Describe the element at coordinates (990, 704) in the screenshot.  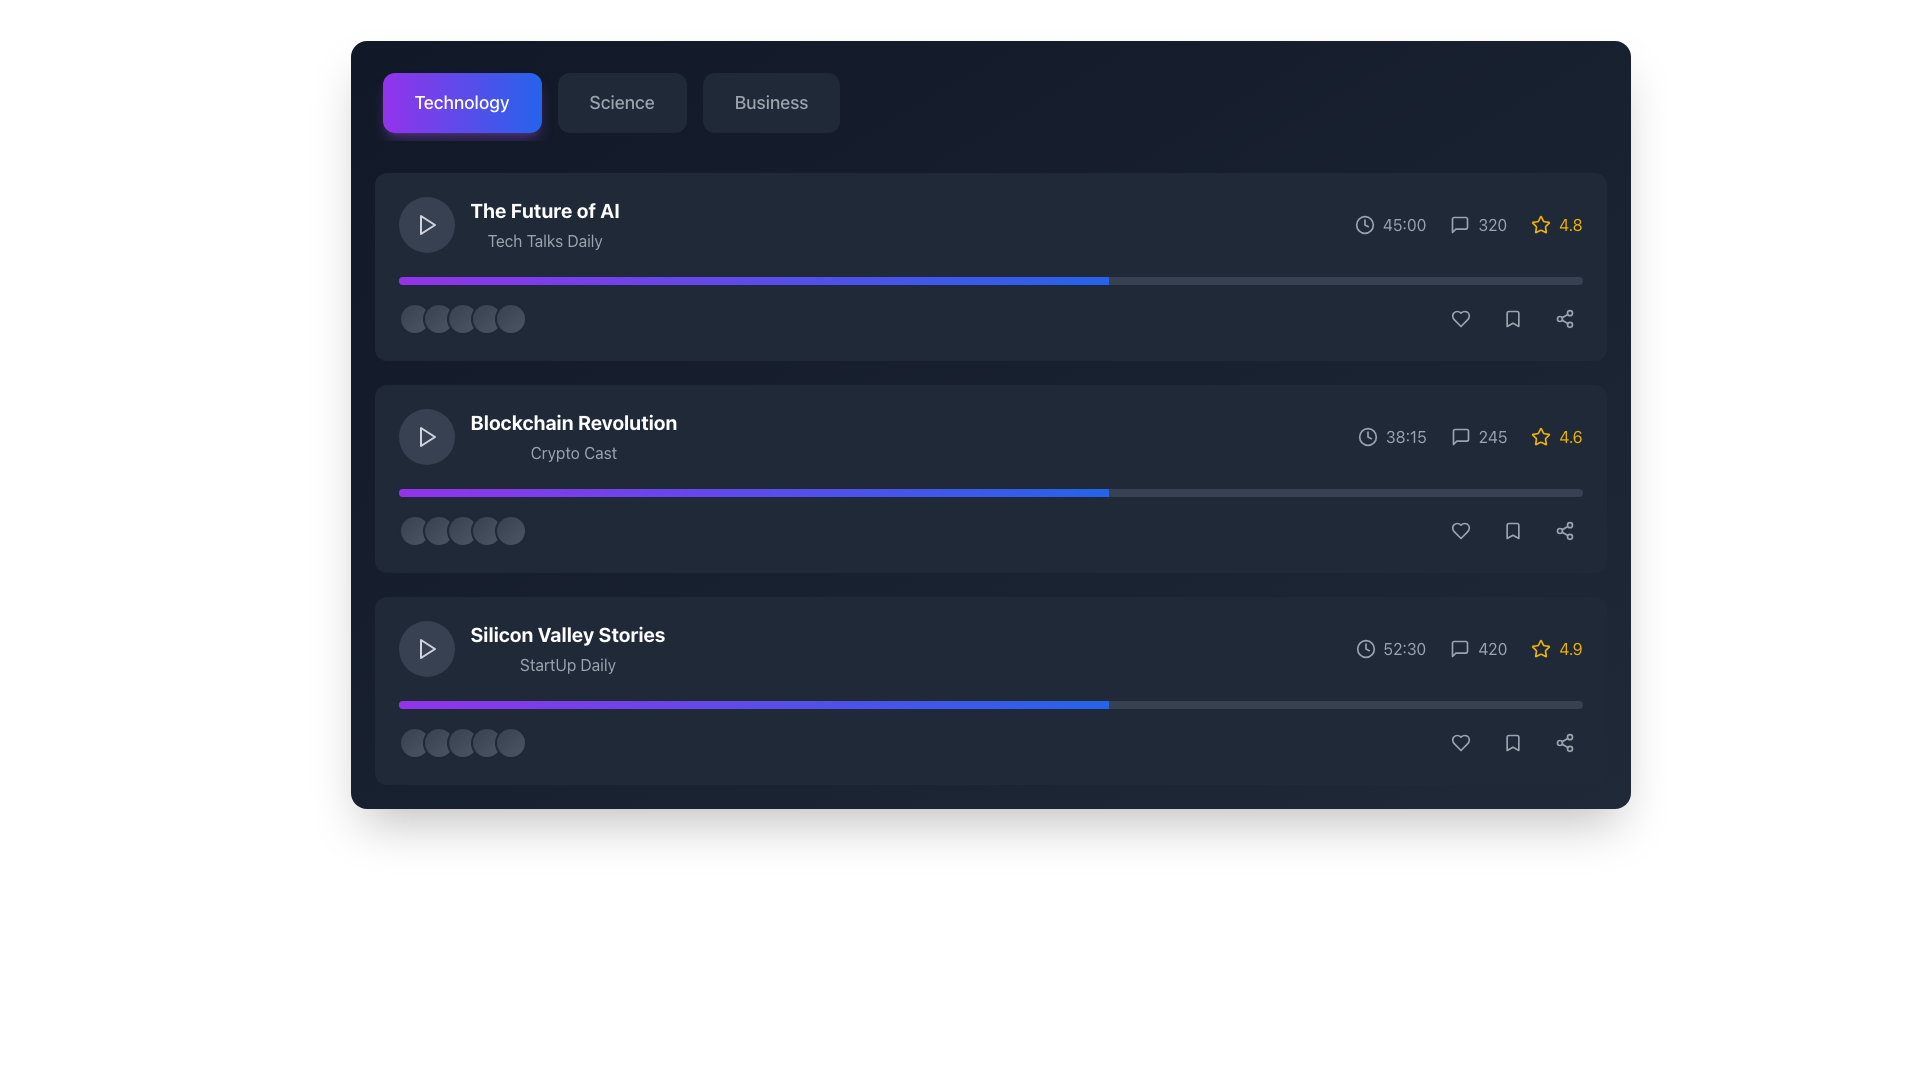
I see `the progress bar located in the third row under the title 'Silicon Valley Stories', below the circular avatars` at that location.